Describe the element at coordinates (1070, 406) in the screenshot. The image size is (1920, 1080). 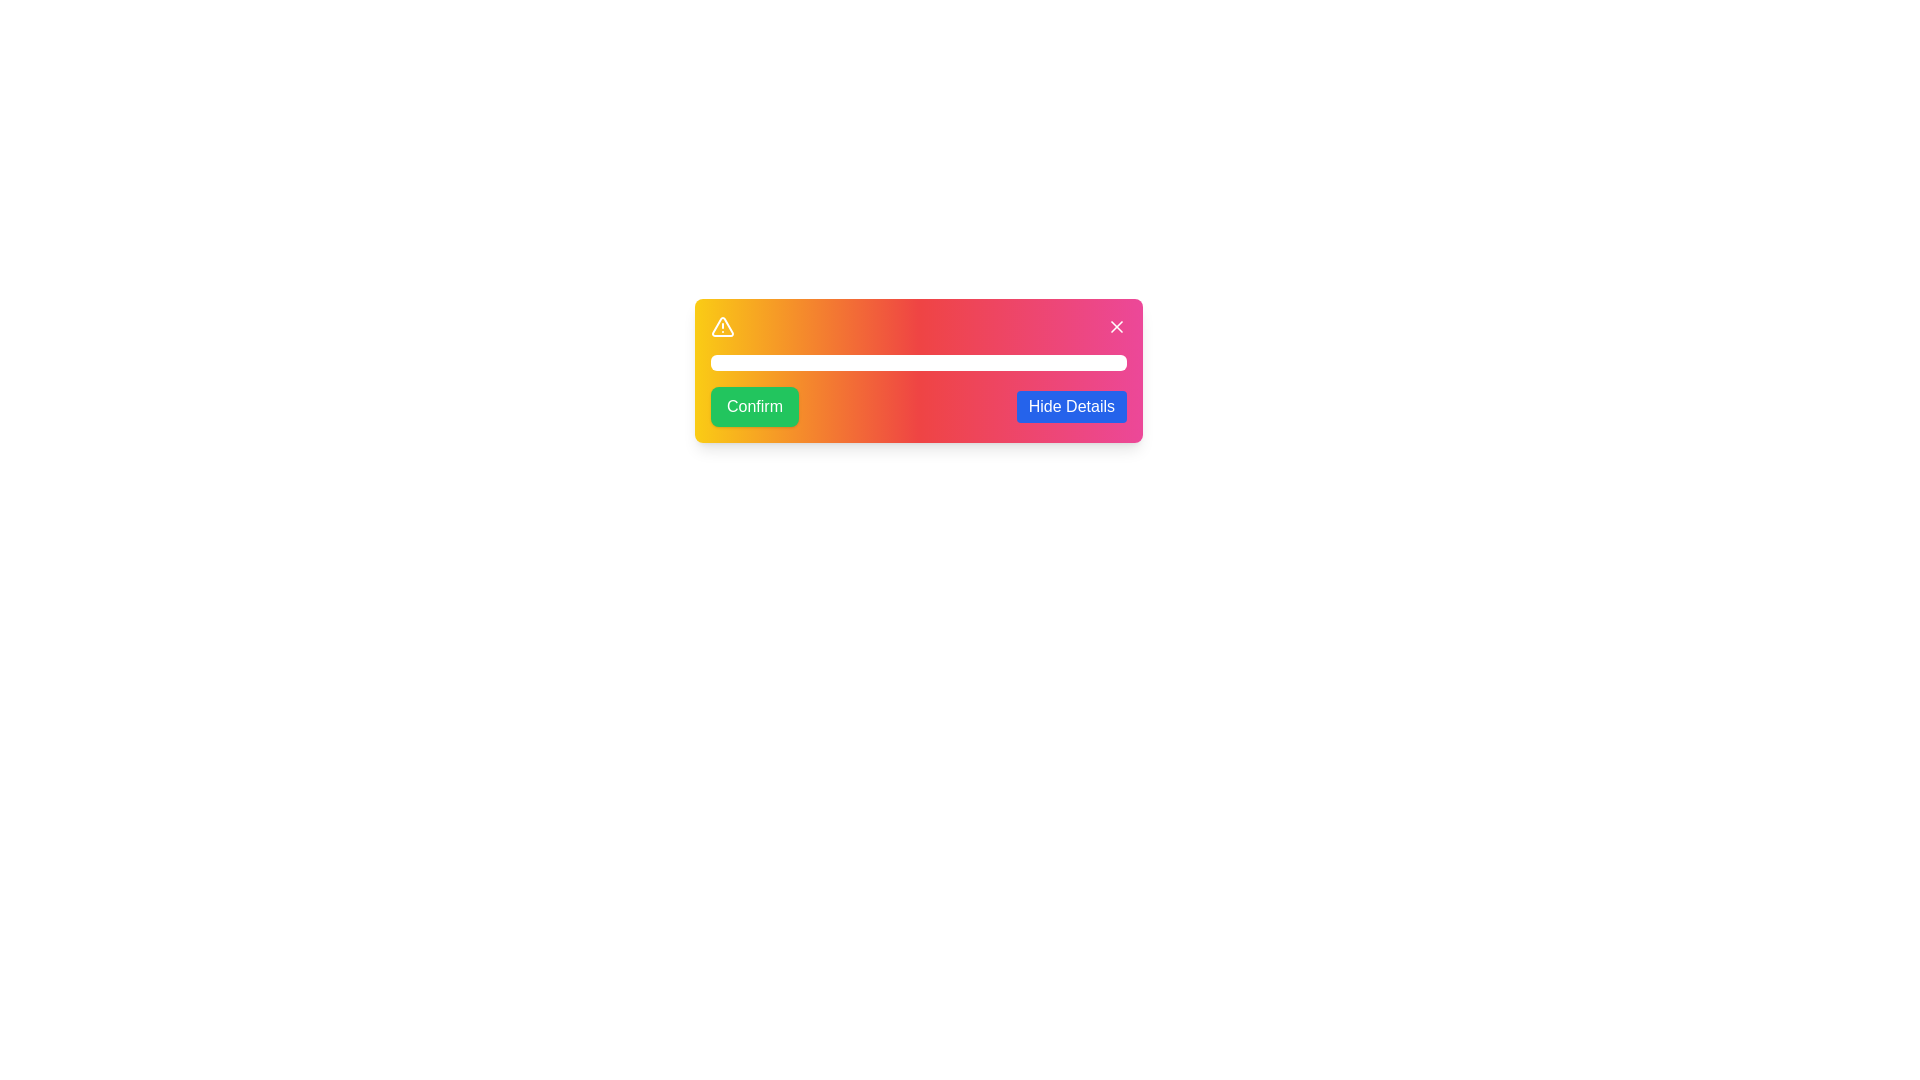
I see `the button that hides additional details, located in the bottom right of the content area` at that location.